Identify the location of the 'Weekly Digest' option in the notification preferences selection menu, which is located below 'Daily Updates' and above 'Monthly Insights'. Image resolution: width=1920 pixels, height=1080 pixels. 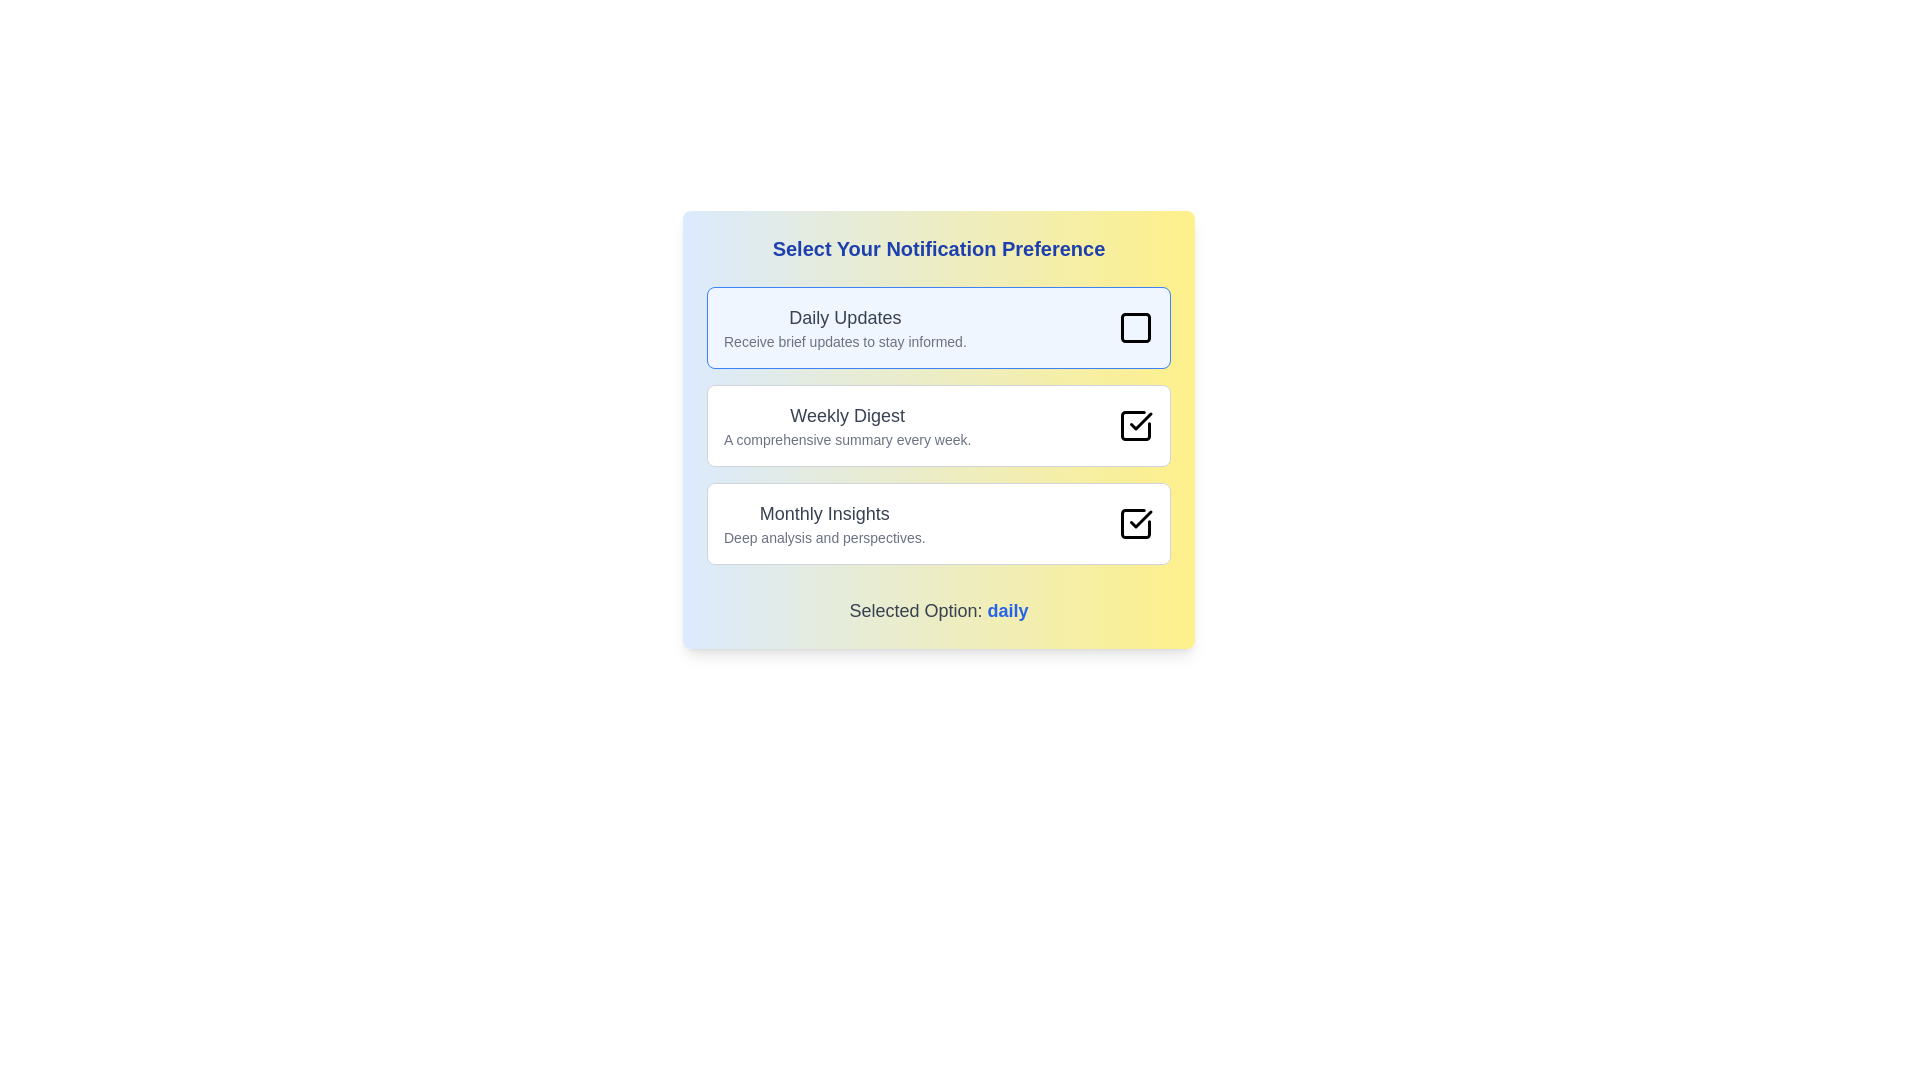
(938, 424).